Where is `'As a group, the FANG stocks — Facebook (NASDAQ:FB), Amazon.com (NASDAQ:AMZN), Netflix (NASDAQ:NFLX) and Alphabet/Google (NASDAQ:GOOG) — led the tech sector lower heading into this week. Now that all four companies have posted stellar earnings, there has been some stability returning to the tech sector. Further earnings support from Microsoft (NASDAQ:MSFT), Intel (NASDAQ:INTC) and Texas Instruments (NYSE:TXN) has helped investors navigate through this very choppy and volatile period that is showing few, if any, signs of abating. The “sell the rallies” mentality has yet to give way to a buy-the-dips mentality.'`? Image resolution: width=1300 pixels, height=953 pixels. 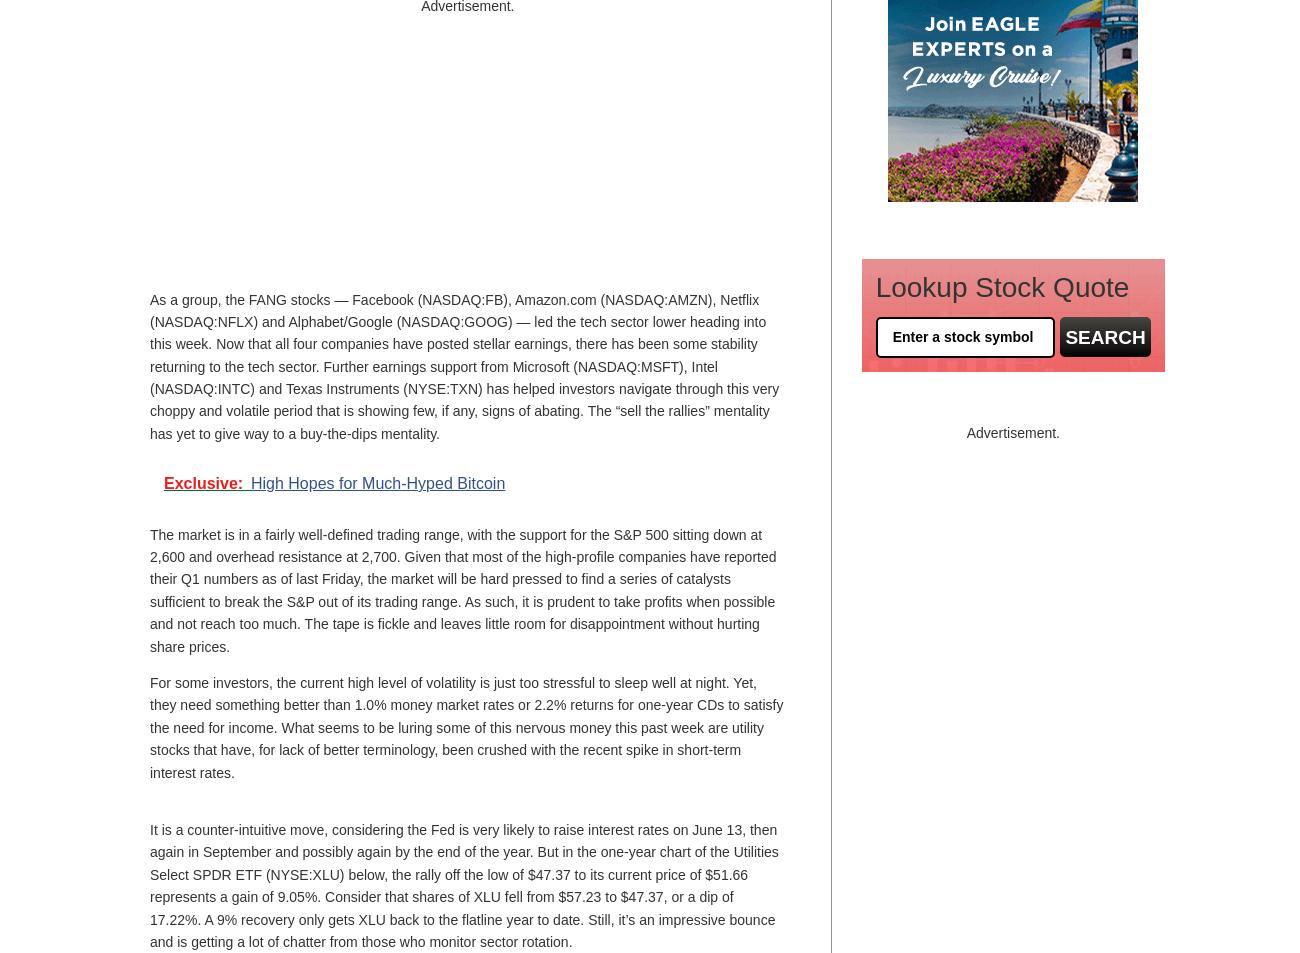 'As a group, the FANG stocks — Facebook (NASDAQ:FB), Amazon.com (NASDAQ:AMZN), Netflix (NASDAQ:NFLX) and Alphabet/Google (NASDAQ:GOOG) — led the tech sector lower heading into this week. Now that all four companies have posted stellar earnings, there has been some stability returning to the tech sector. Further earnings support from Microsoft (NASDAQ:MSFT), Intel (NASDAQ:INTC) and Texas Instruments (NYSE:TXN) has helped investors navigate through this very choppy and volatile period that is showing few, if any, signs of abating. The “sell the rallies” mentality has yet to give way to a buy-the-dips mentality.' is located at coordinates (463, 365).